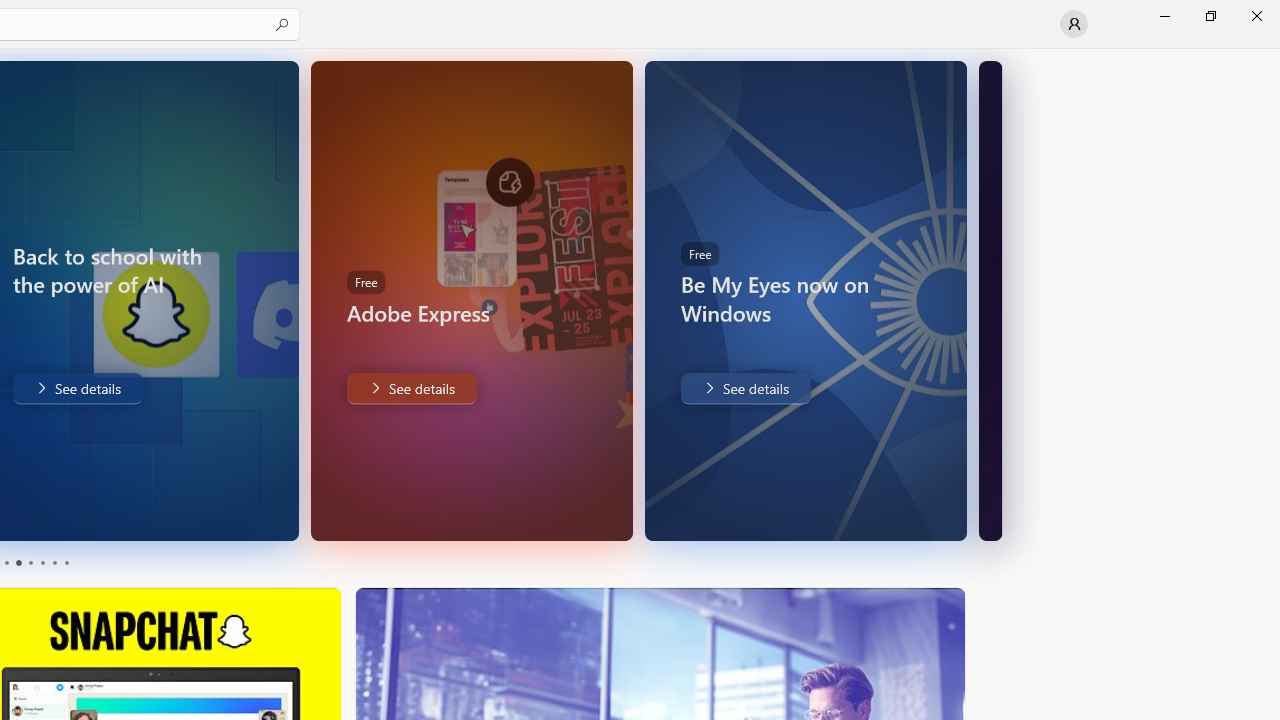 Image resolution: width=1280 pixels, height=720 pixels. Describe the element at coordinates (5, 563) in the screenshot. I see `'Page 1'` at that location.